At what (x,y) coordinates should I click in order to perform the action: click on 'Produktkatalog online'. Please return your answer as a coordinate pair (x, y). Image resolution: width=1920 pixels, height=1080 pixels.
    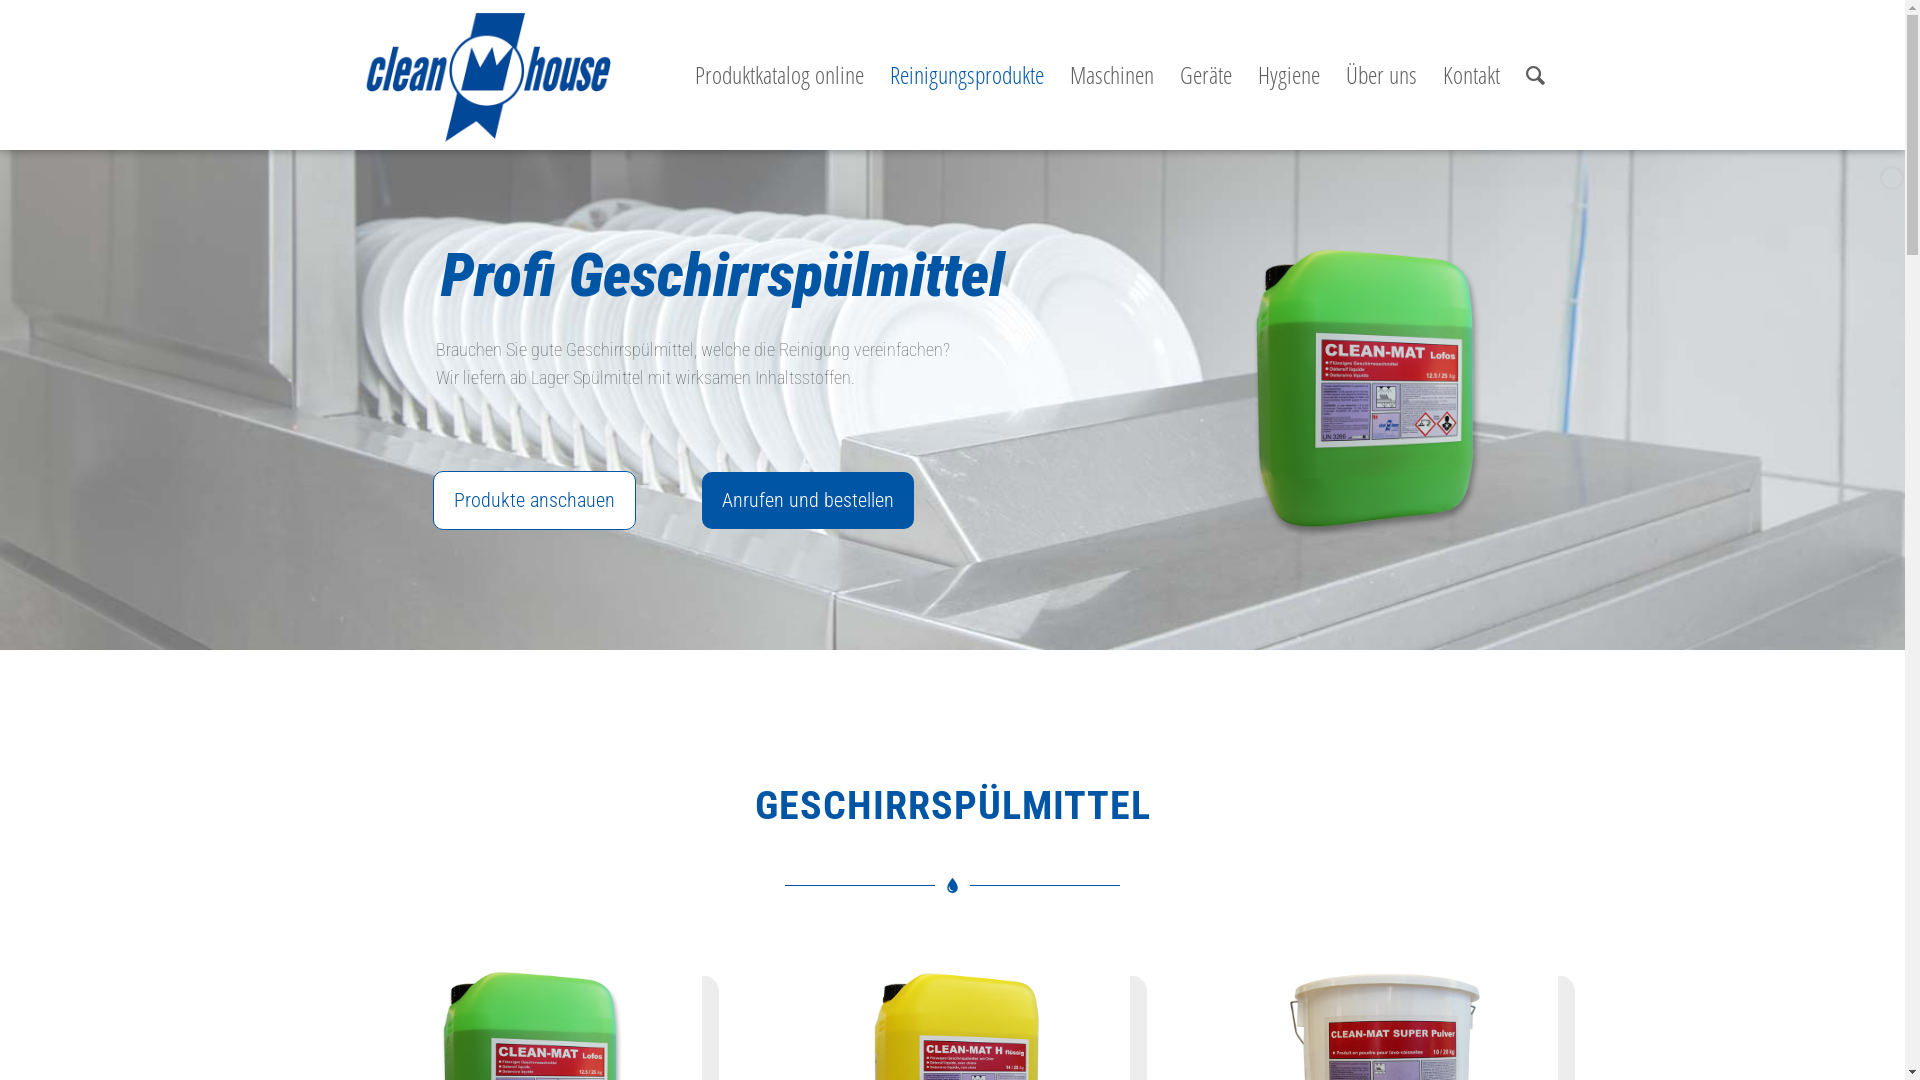
    Looking at the image, I should click on (778, 73).